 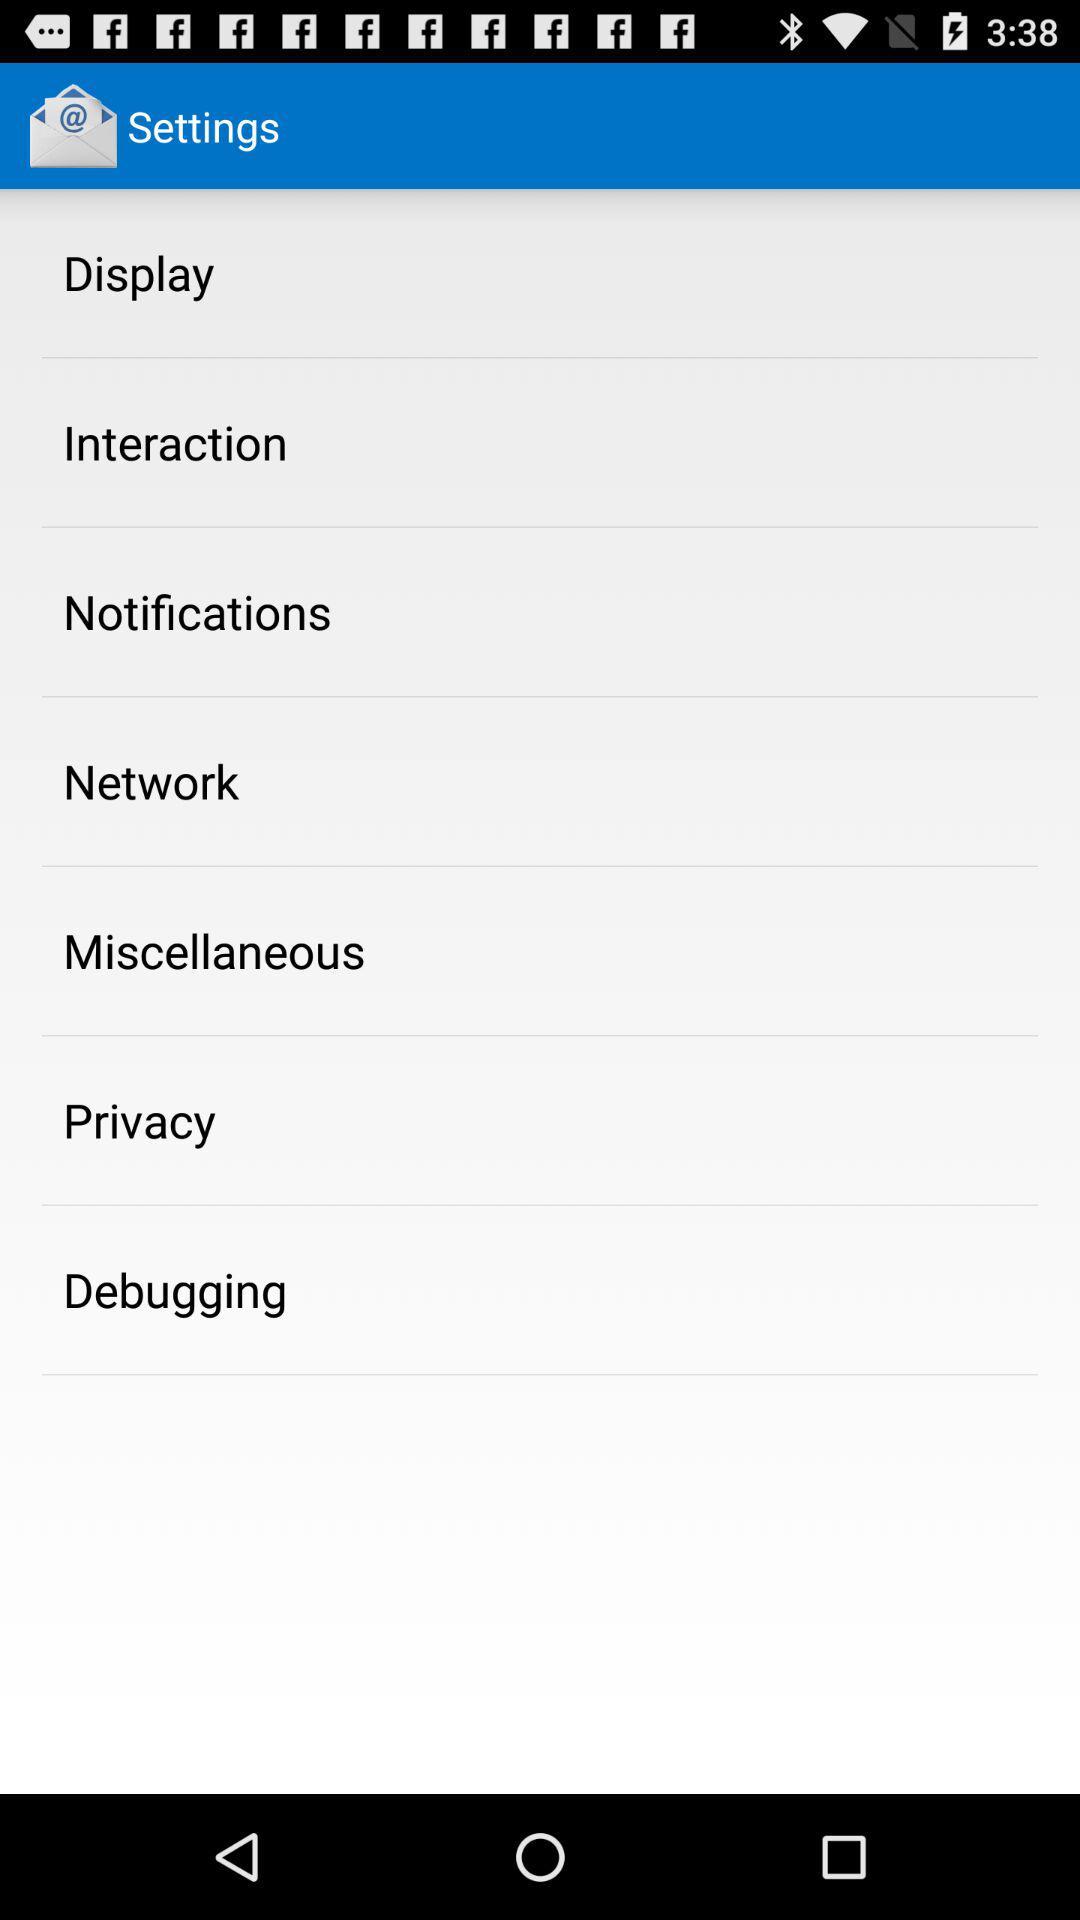 I want to click on the item below the notifications item, so click(x=150, y=780).